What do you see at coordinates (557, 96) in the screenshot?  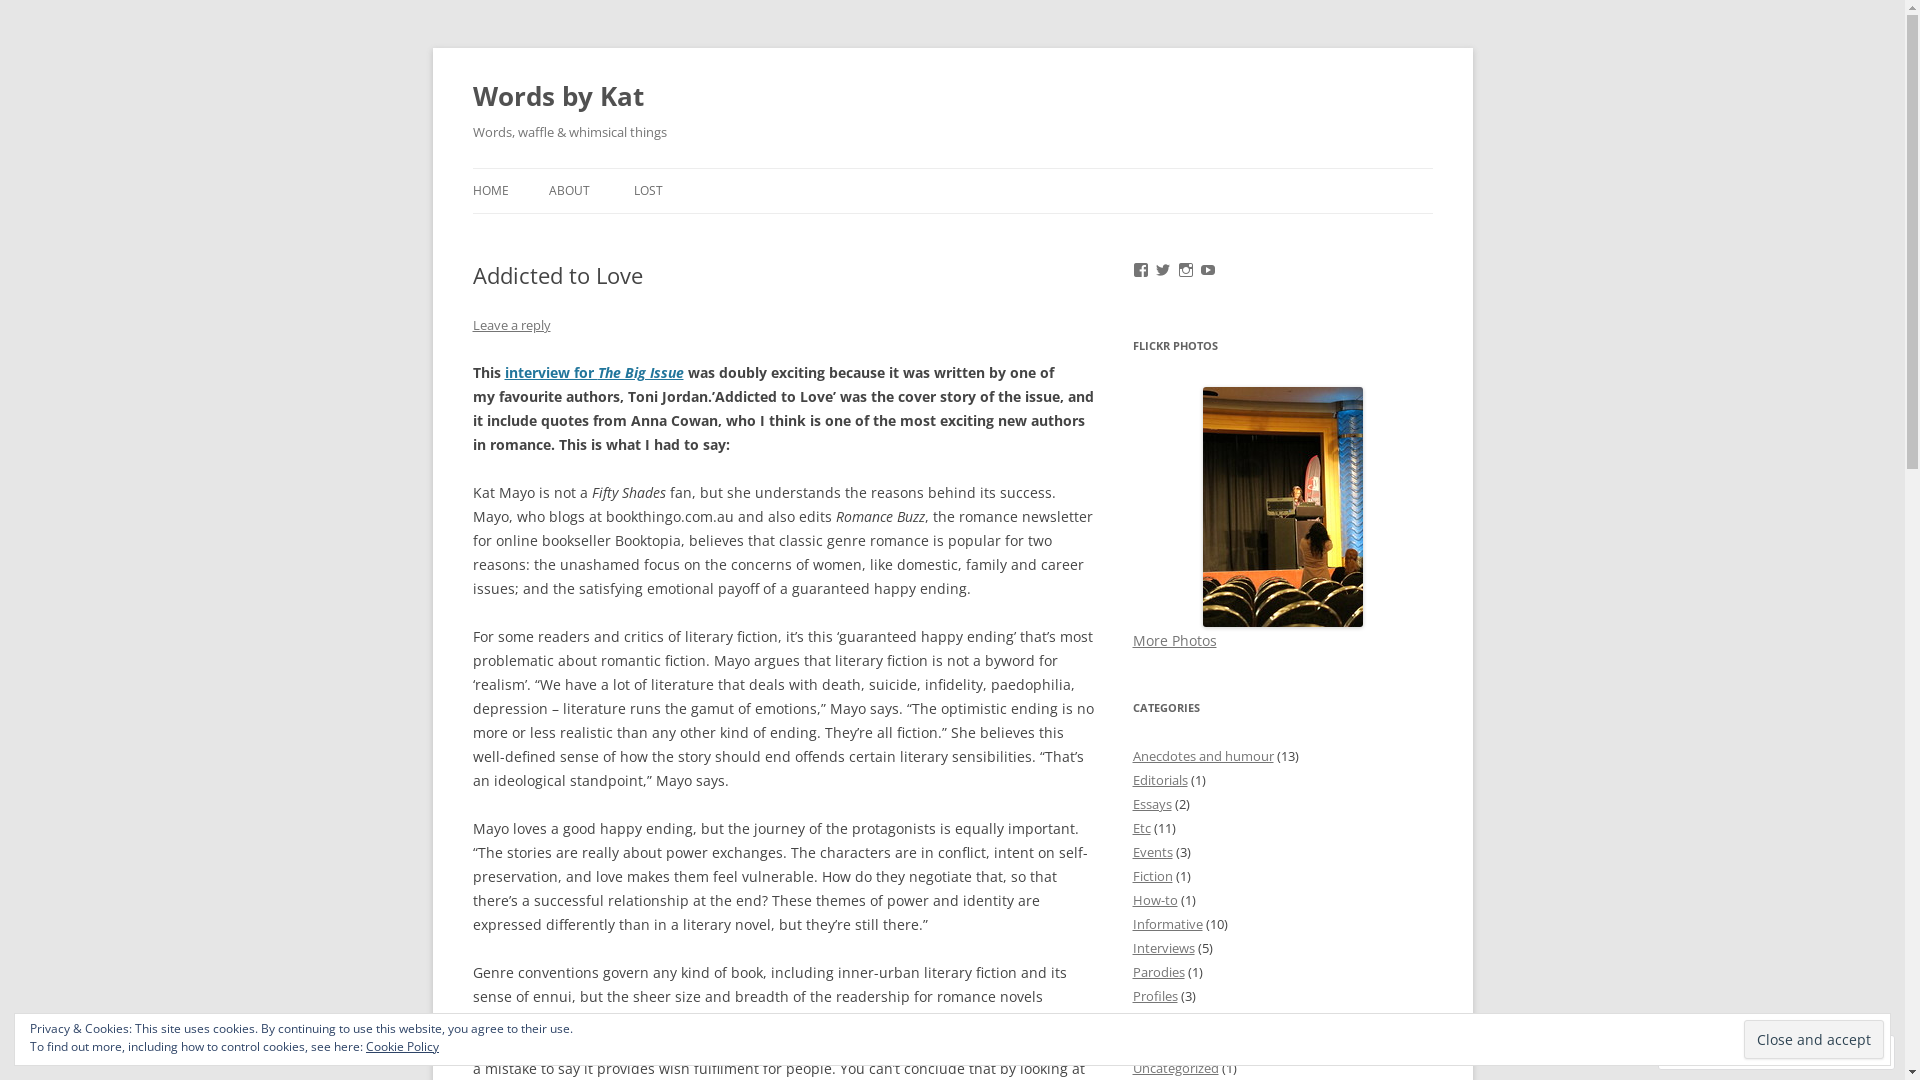 I see `'Words by Kat'` at bounding box center [557, 96].